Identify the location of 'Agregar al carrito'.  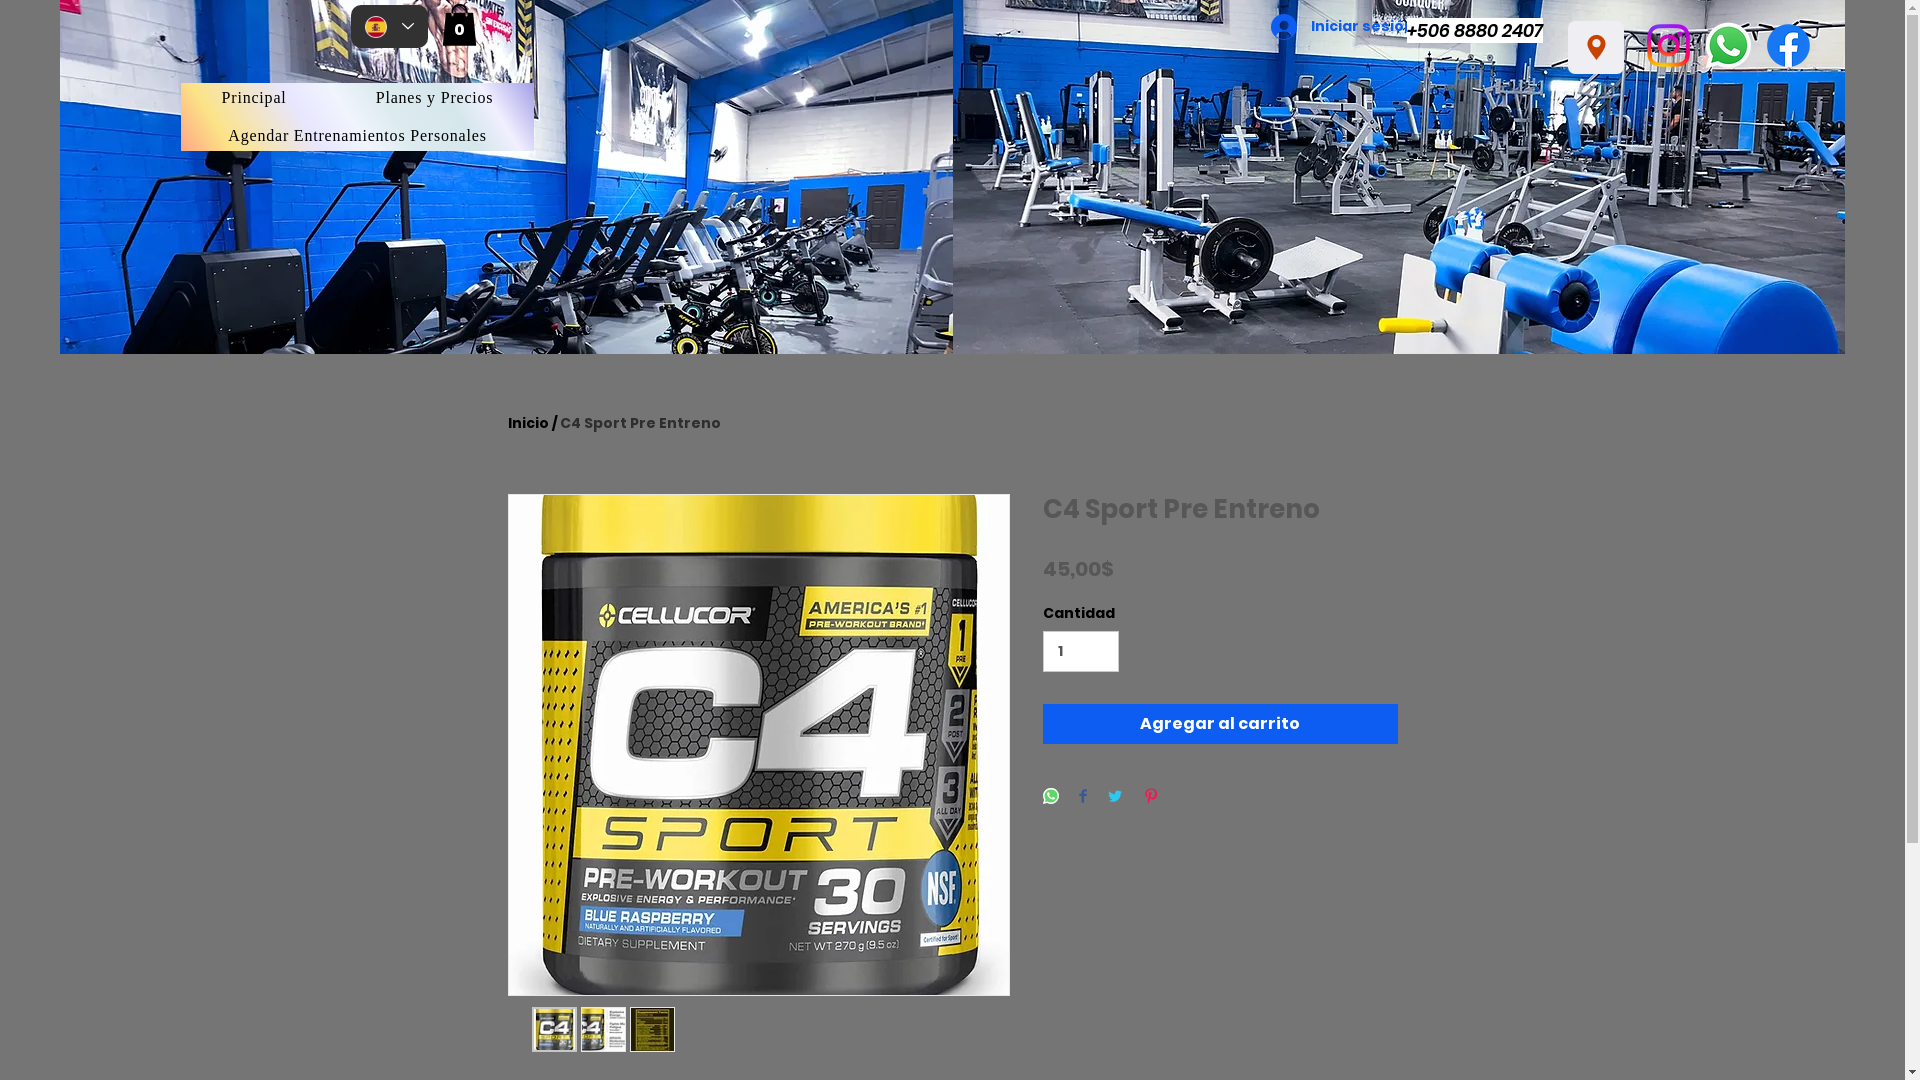
(1218, 724).